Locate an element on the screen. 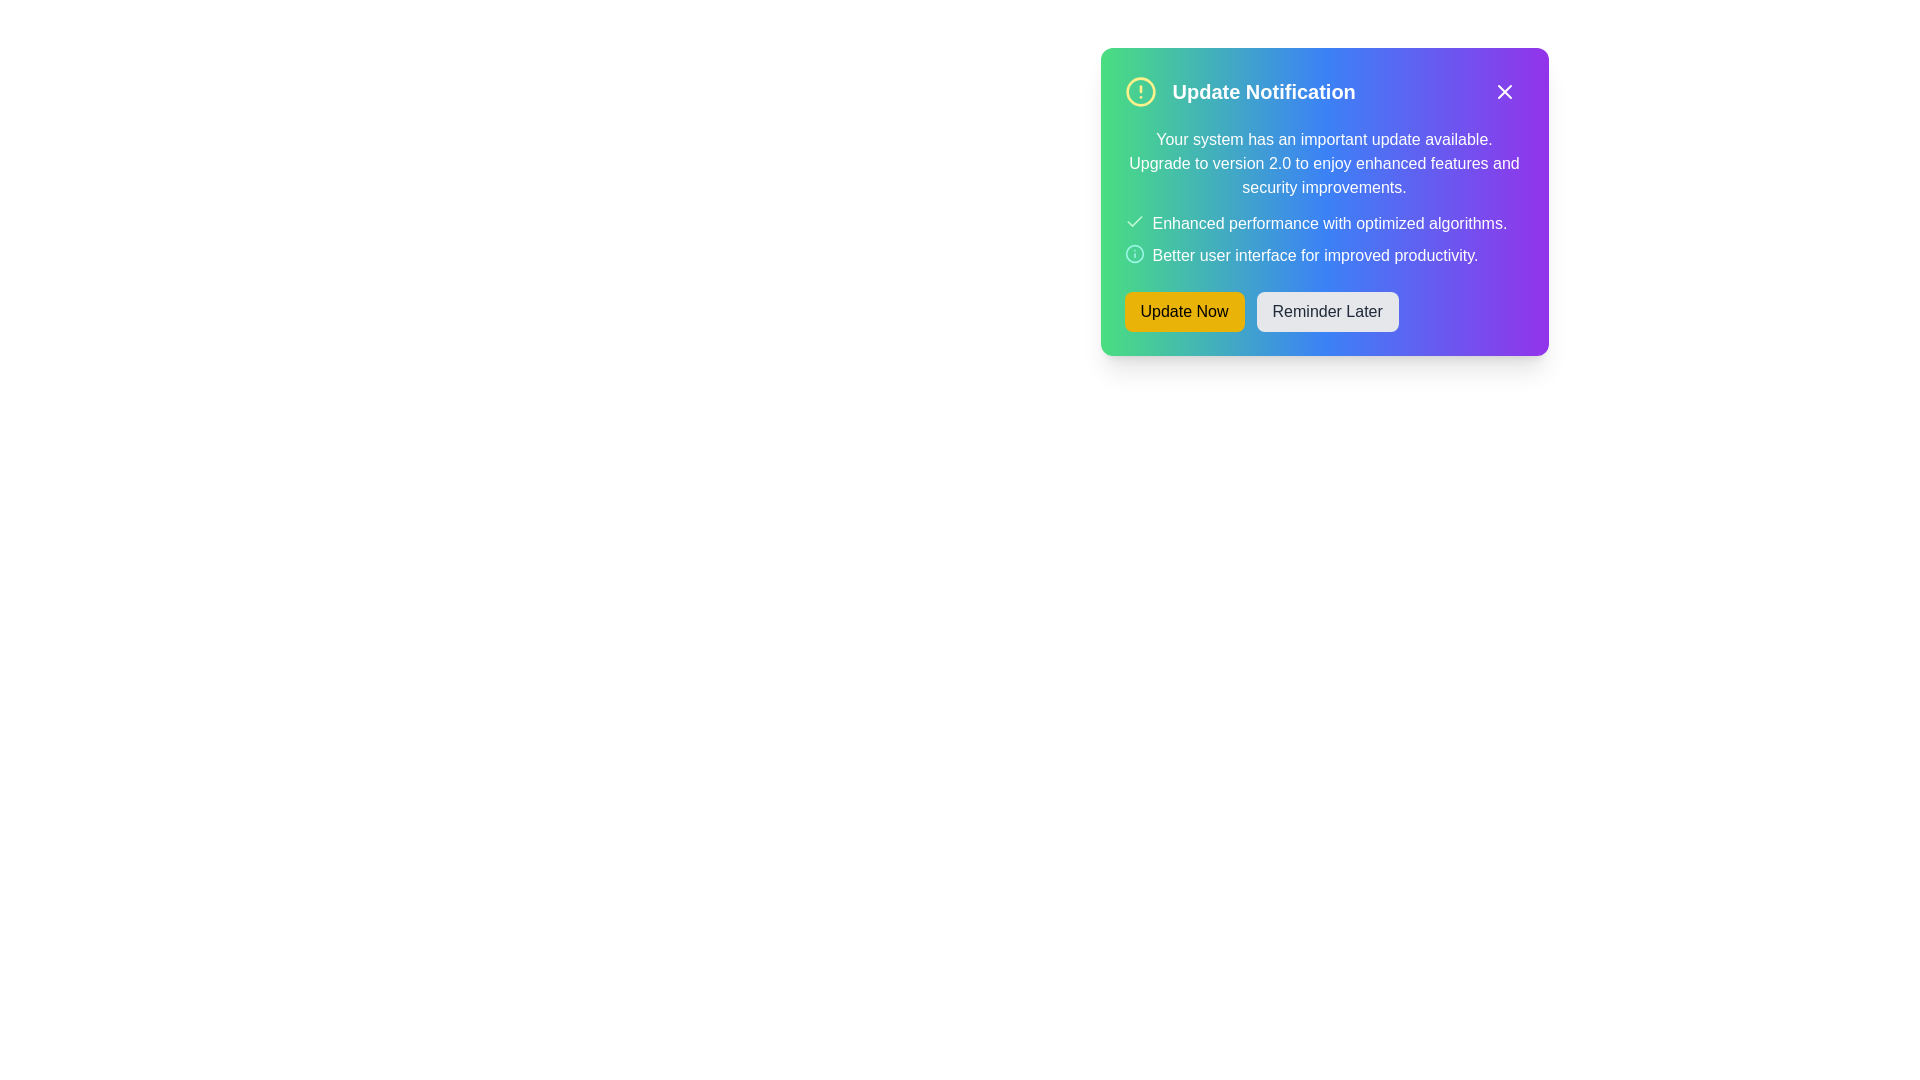 This screenshot has width=1920, height=1080. the small circular information icon with a teal outline located to the left of the text 'Better user interface for improved productivity.' is located at coordinates (1134, 253).